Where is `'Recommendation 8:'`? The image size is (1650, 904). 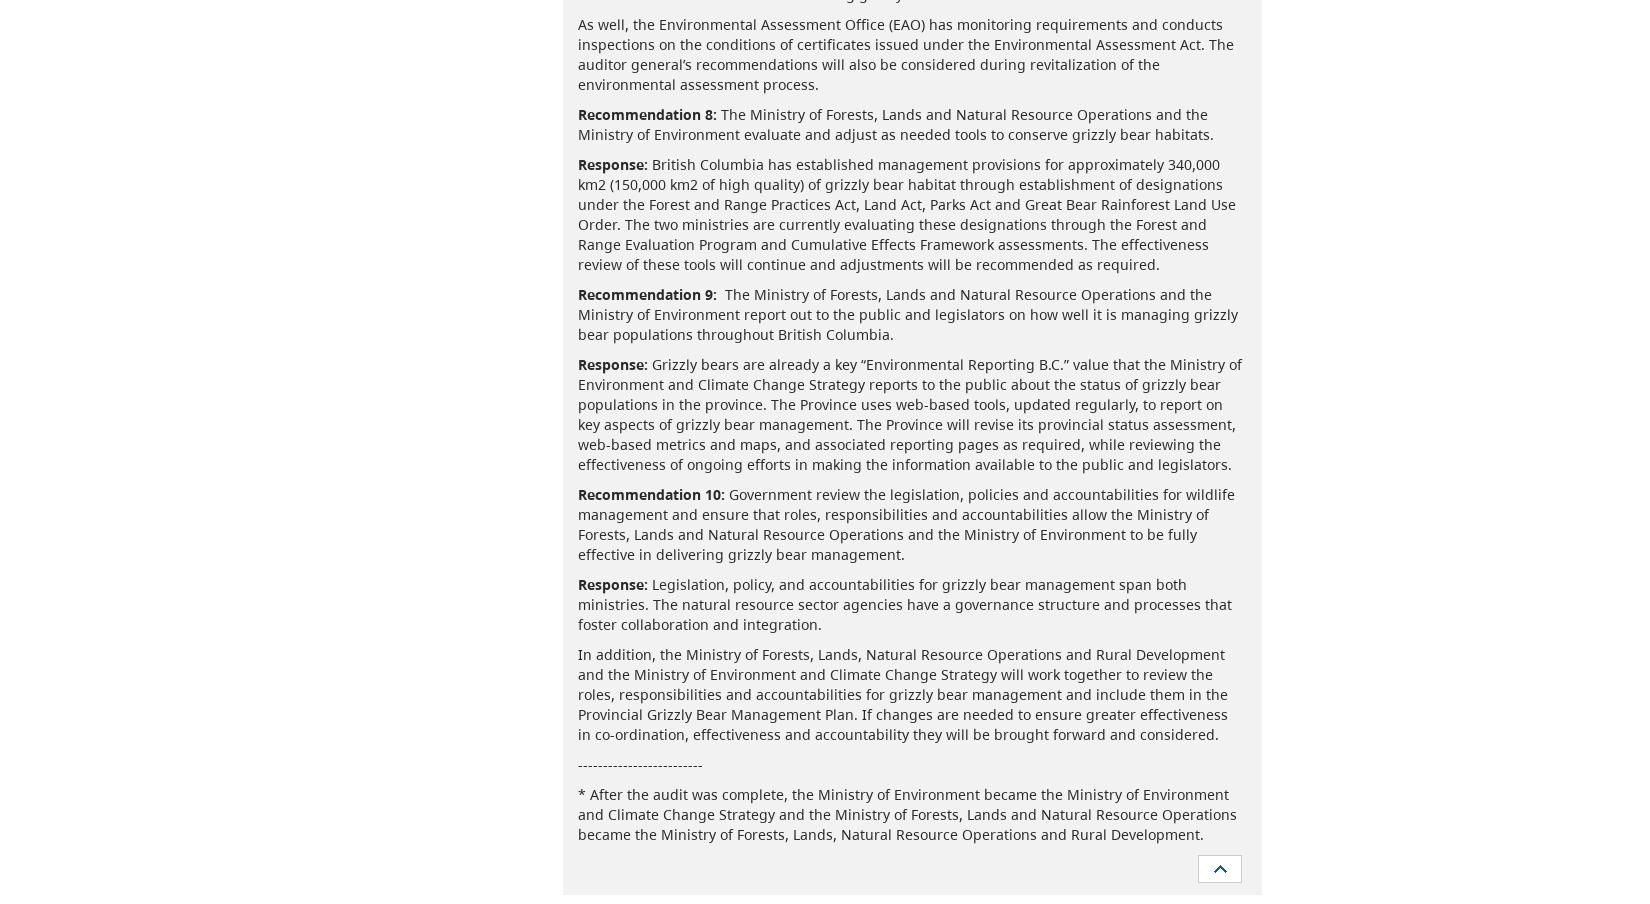 'Recommendation 8:' is located at coordinates (645, 113).